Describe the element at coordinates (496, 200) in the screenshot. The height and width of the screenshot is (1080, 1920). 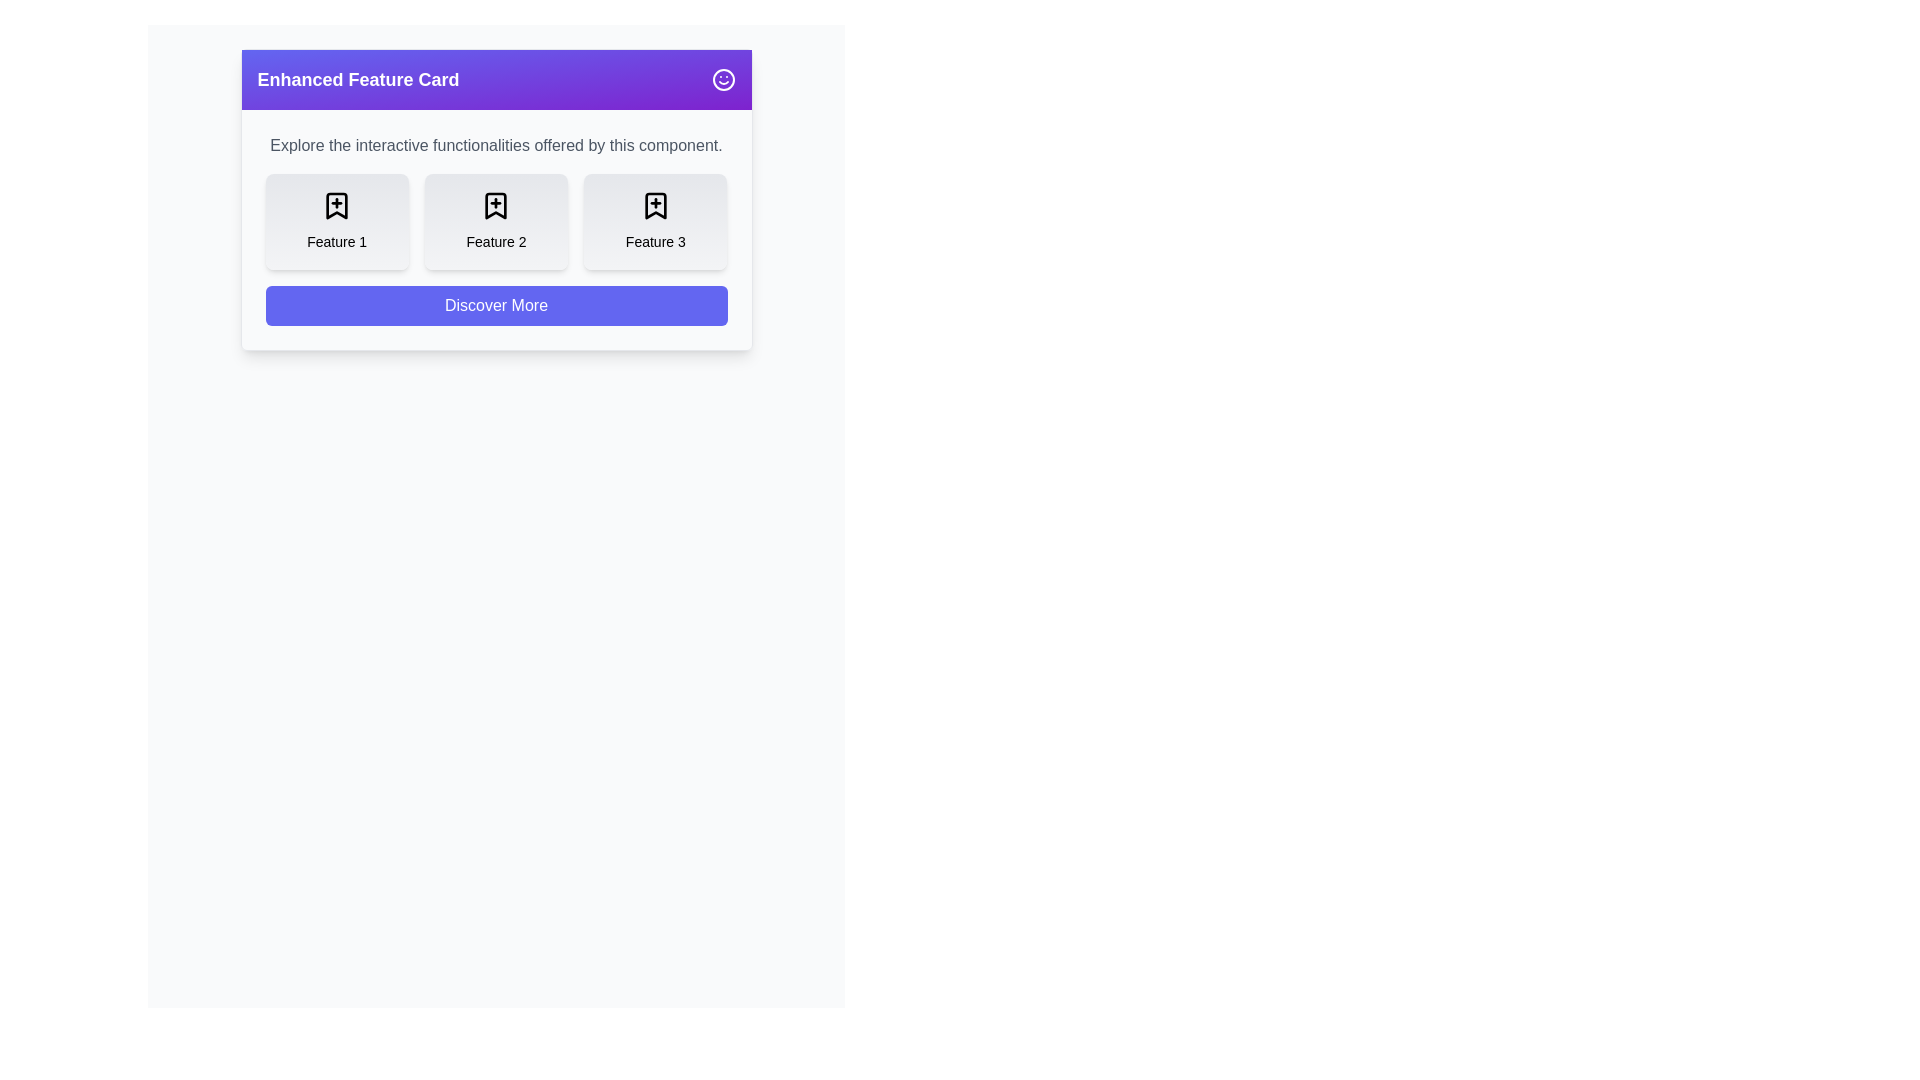
I see `the Content Panel that presents a collection of features and provides a call-to-action link for further information` at that location.